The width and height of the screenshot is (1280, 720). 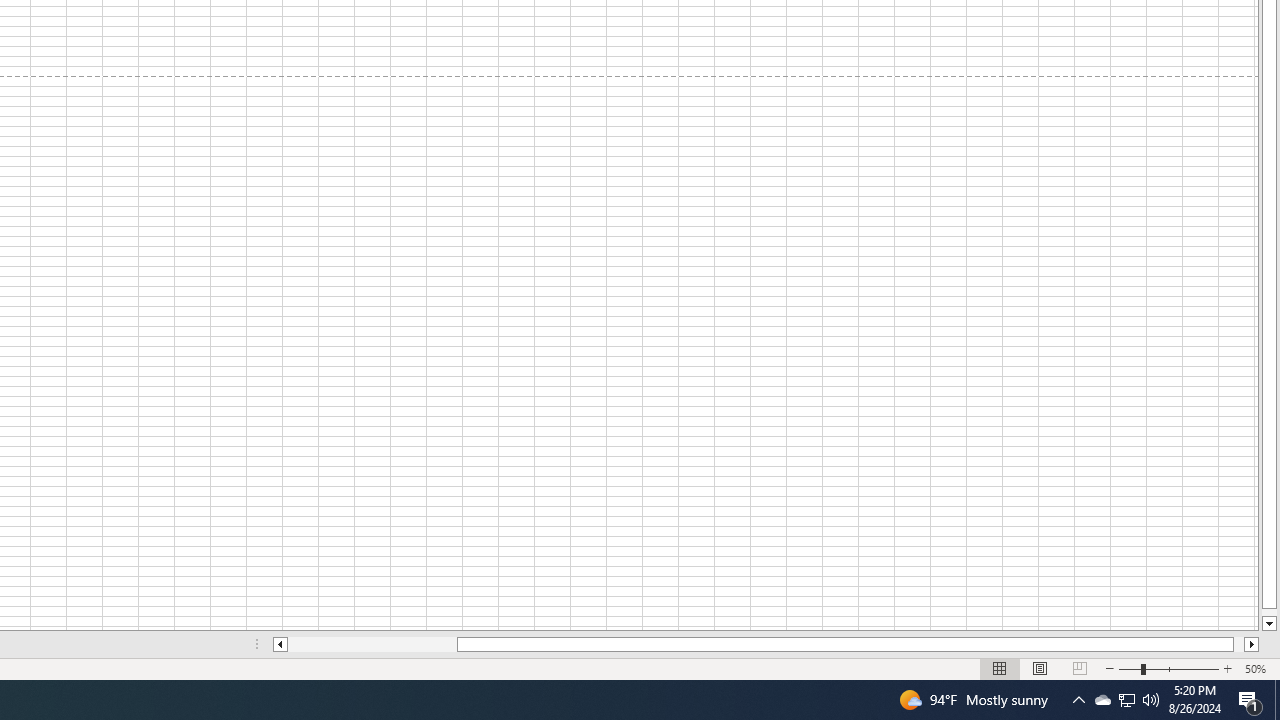 I want to click on 'Column right', so click(x=1251, y=644).